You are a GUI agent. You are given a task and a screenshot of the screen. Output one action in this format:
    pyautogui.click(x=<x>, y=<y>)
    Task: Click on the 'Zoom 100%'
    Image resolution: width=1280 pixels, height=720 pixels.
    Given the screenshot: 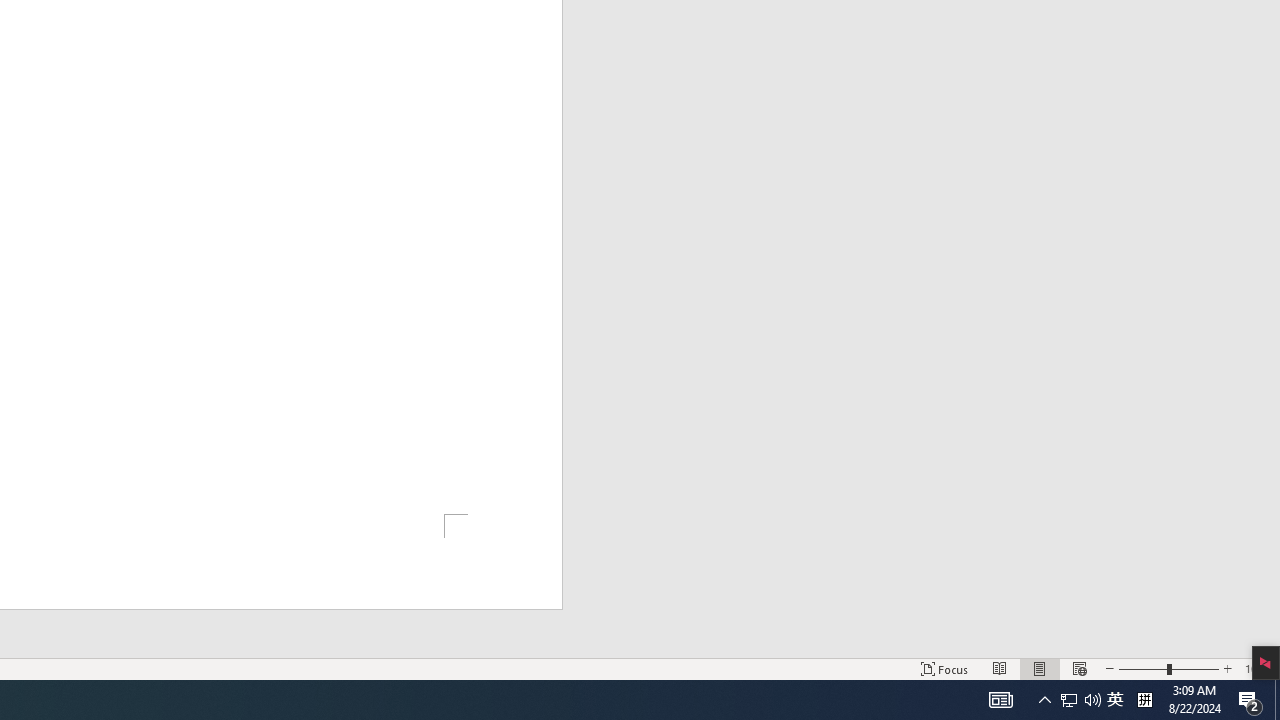 What is the action you would take?
    pyautogui.click(x=1257, y=669)
    